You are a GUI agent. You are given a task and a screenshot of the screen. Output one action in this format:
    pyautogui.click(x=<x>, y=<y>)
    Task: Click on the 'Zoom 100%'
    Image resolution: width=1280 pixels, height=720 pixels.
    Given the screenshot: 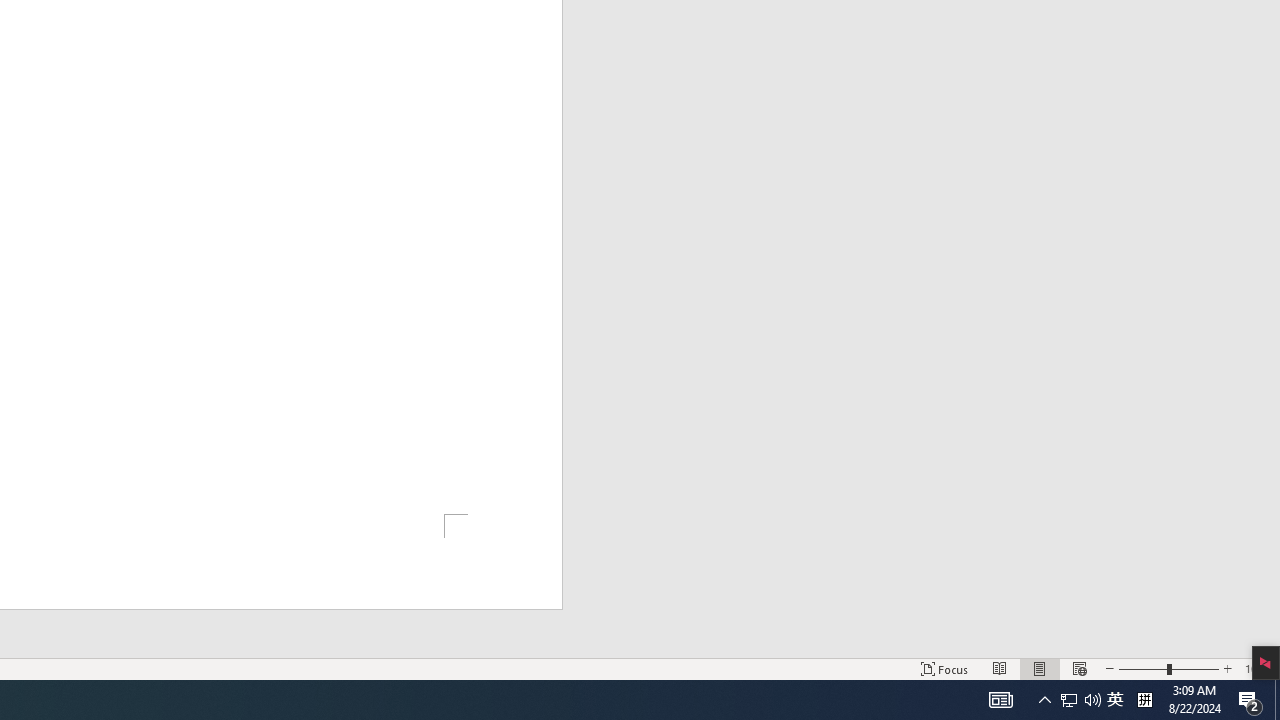 What is the action you would take?
    pyautogui.click(x=1257, y=669)
    